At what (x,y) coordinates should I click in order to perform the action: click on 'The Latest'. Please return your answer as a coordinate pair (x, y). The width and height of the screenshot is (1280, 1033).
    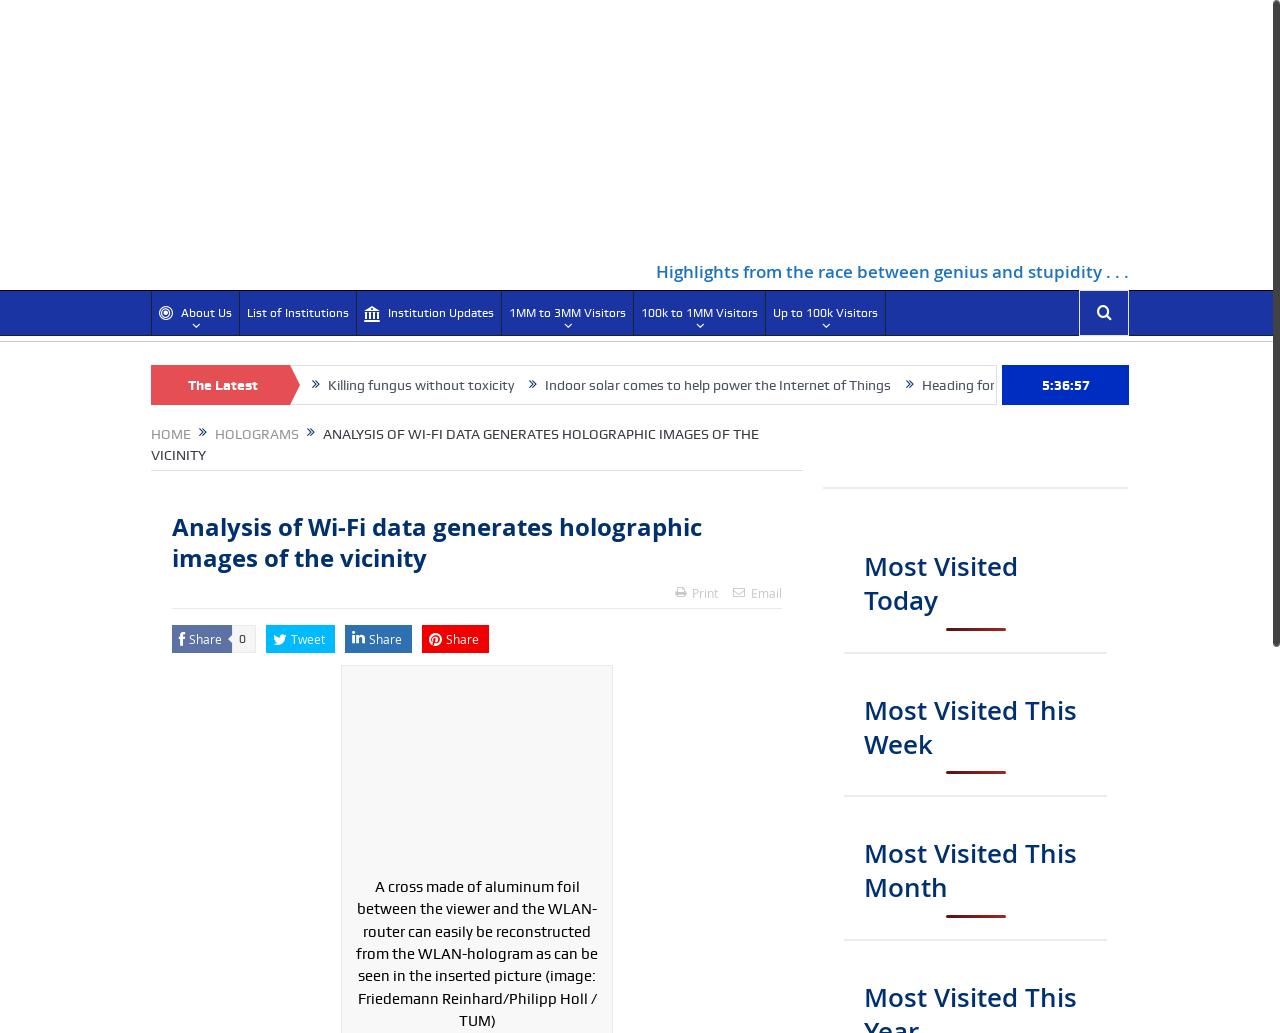
    Looking at the image, I should click on (221, 384).